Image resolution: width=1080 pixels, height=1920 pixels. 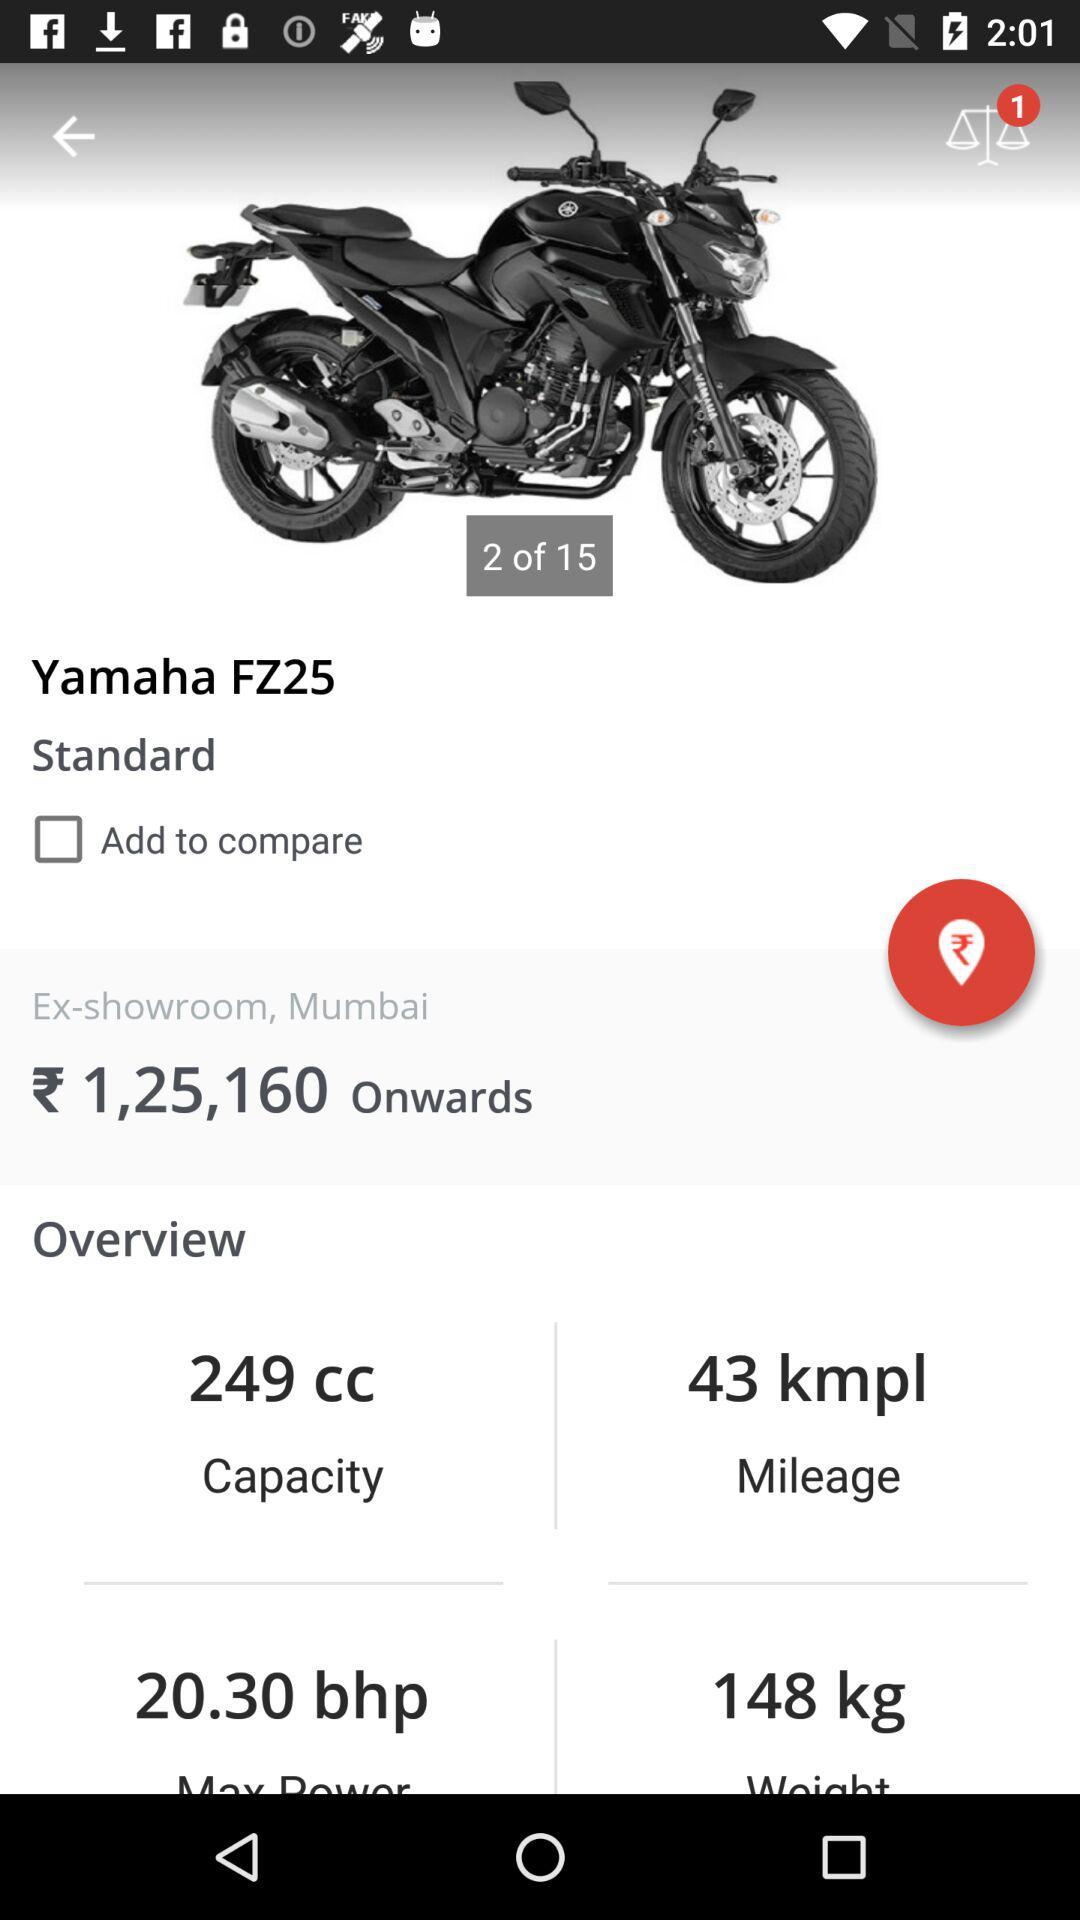 What do you see at coordinates (960, 951) in the screenshot?
I see `warning` at bounding box center [960, 951].